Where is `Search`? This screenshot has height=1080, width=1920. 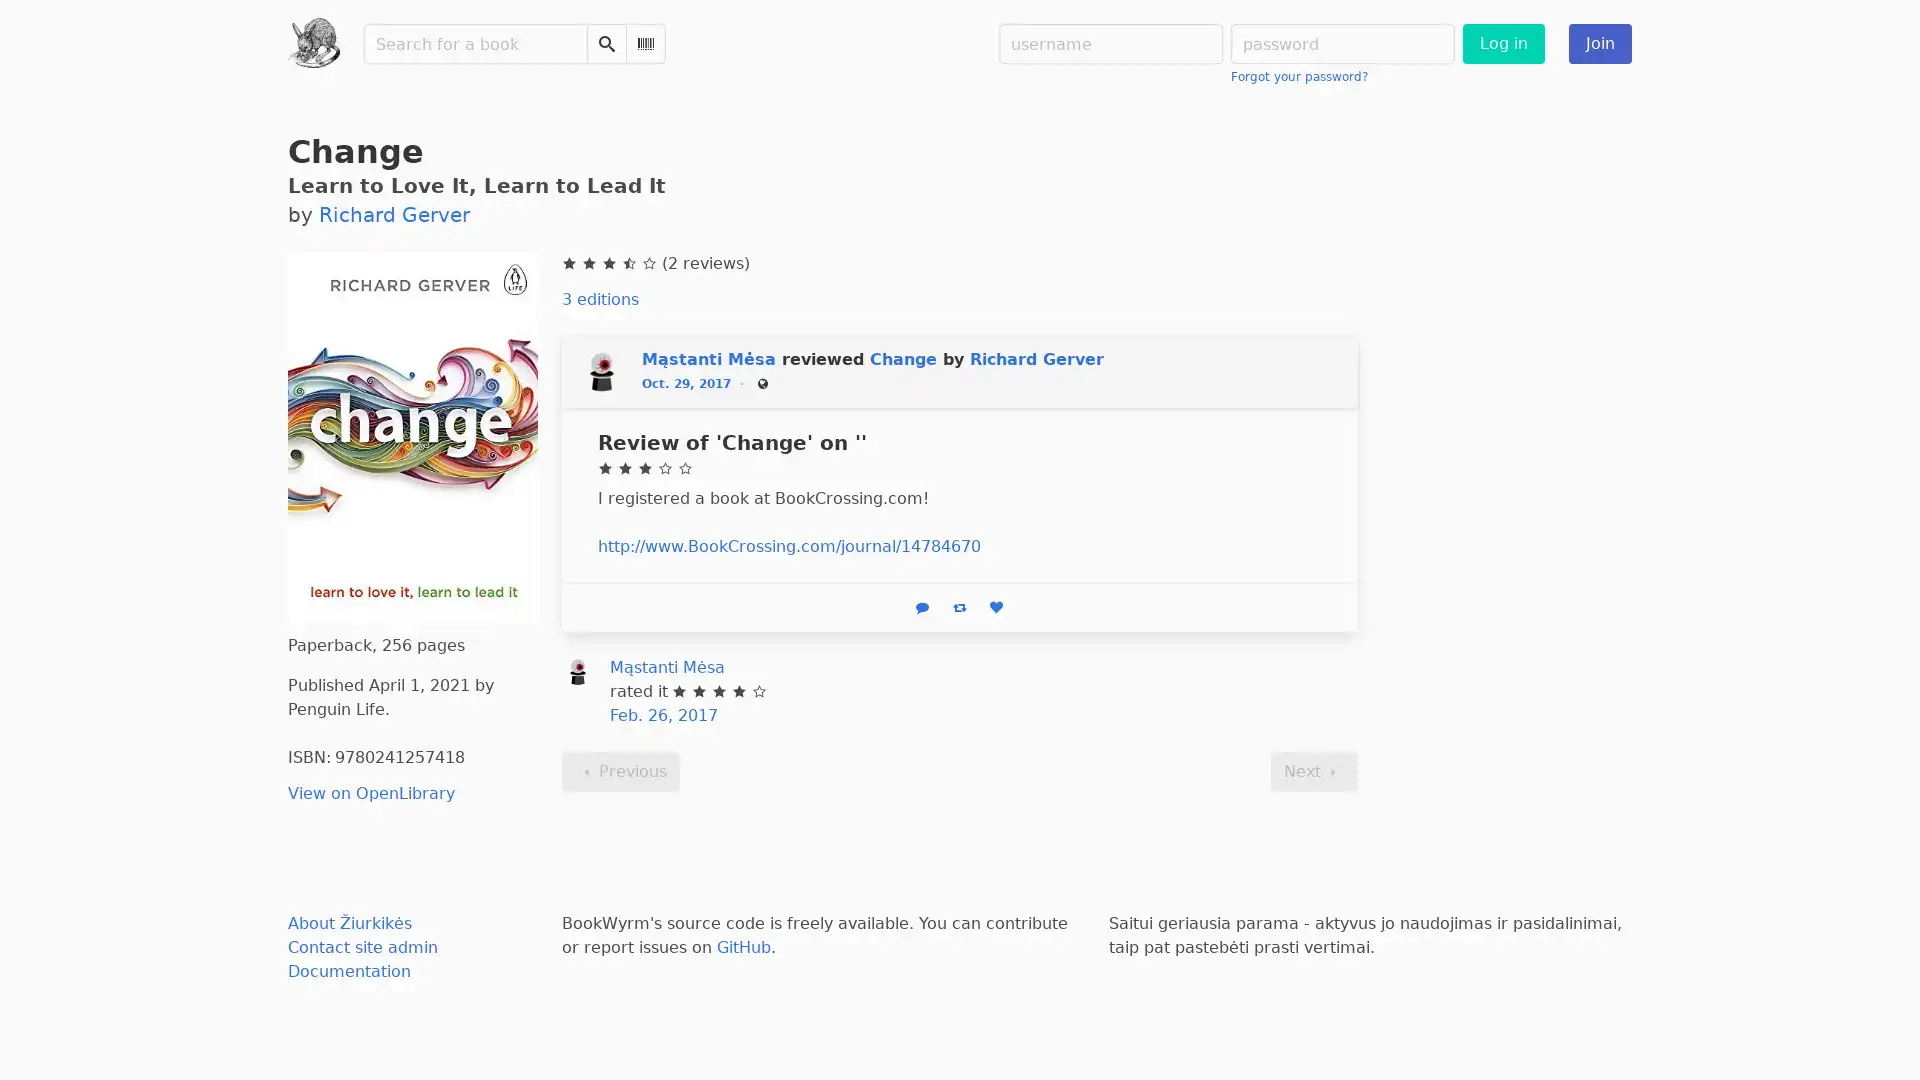
Search is located at coordinates (604, 43).